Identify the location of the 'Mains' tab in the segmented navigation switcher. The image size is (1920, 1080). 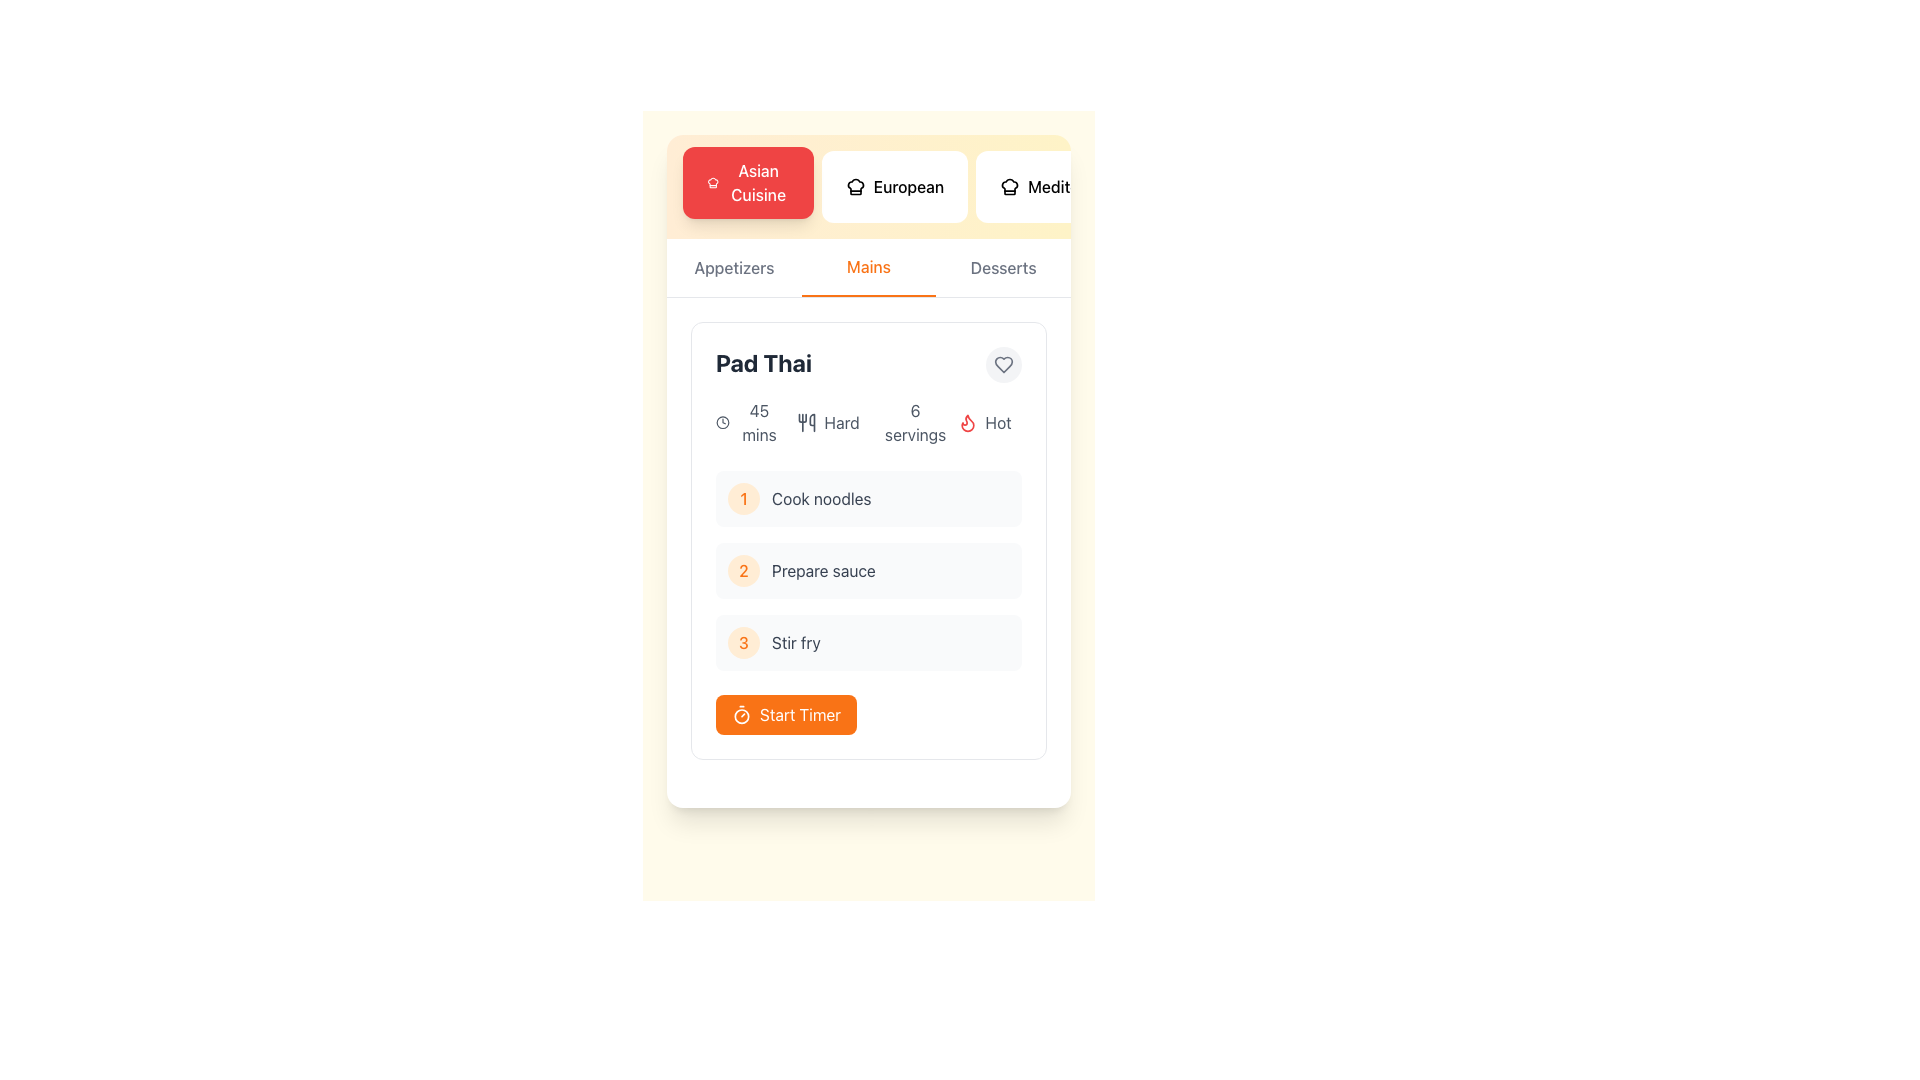
(868, 267).